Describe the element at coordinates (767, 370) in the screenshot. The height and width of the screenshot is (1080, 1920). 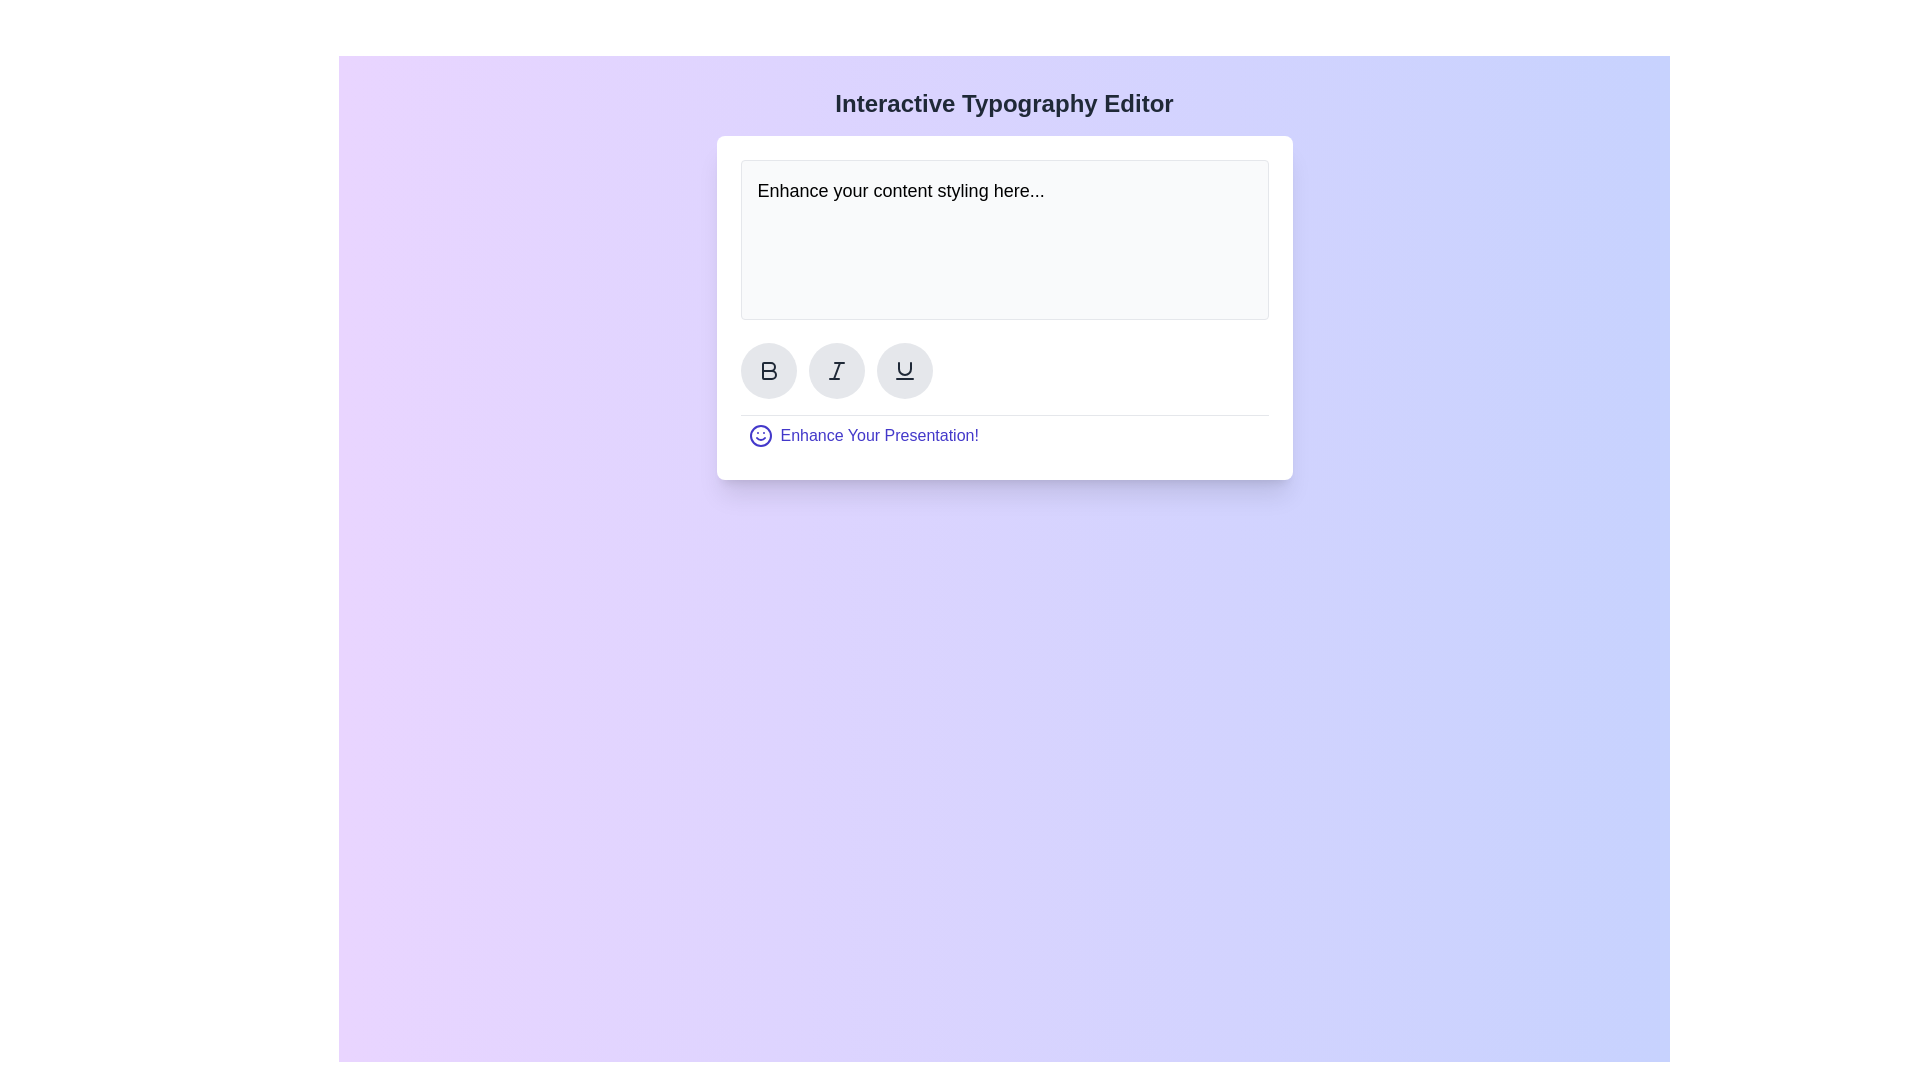
I see `the bold 'B' icon in the toolbar section` at that location.